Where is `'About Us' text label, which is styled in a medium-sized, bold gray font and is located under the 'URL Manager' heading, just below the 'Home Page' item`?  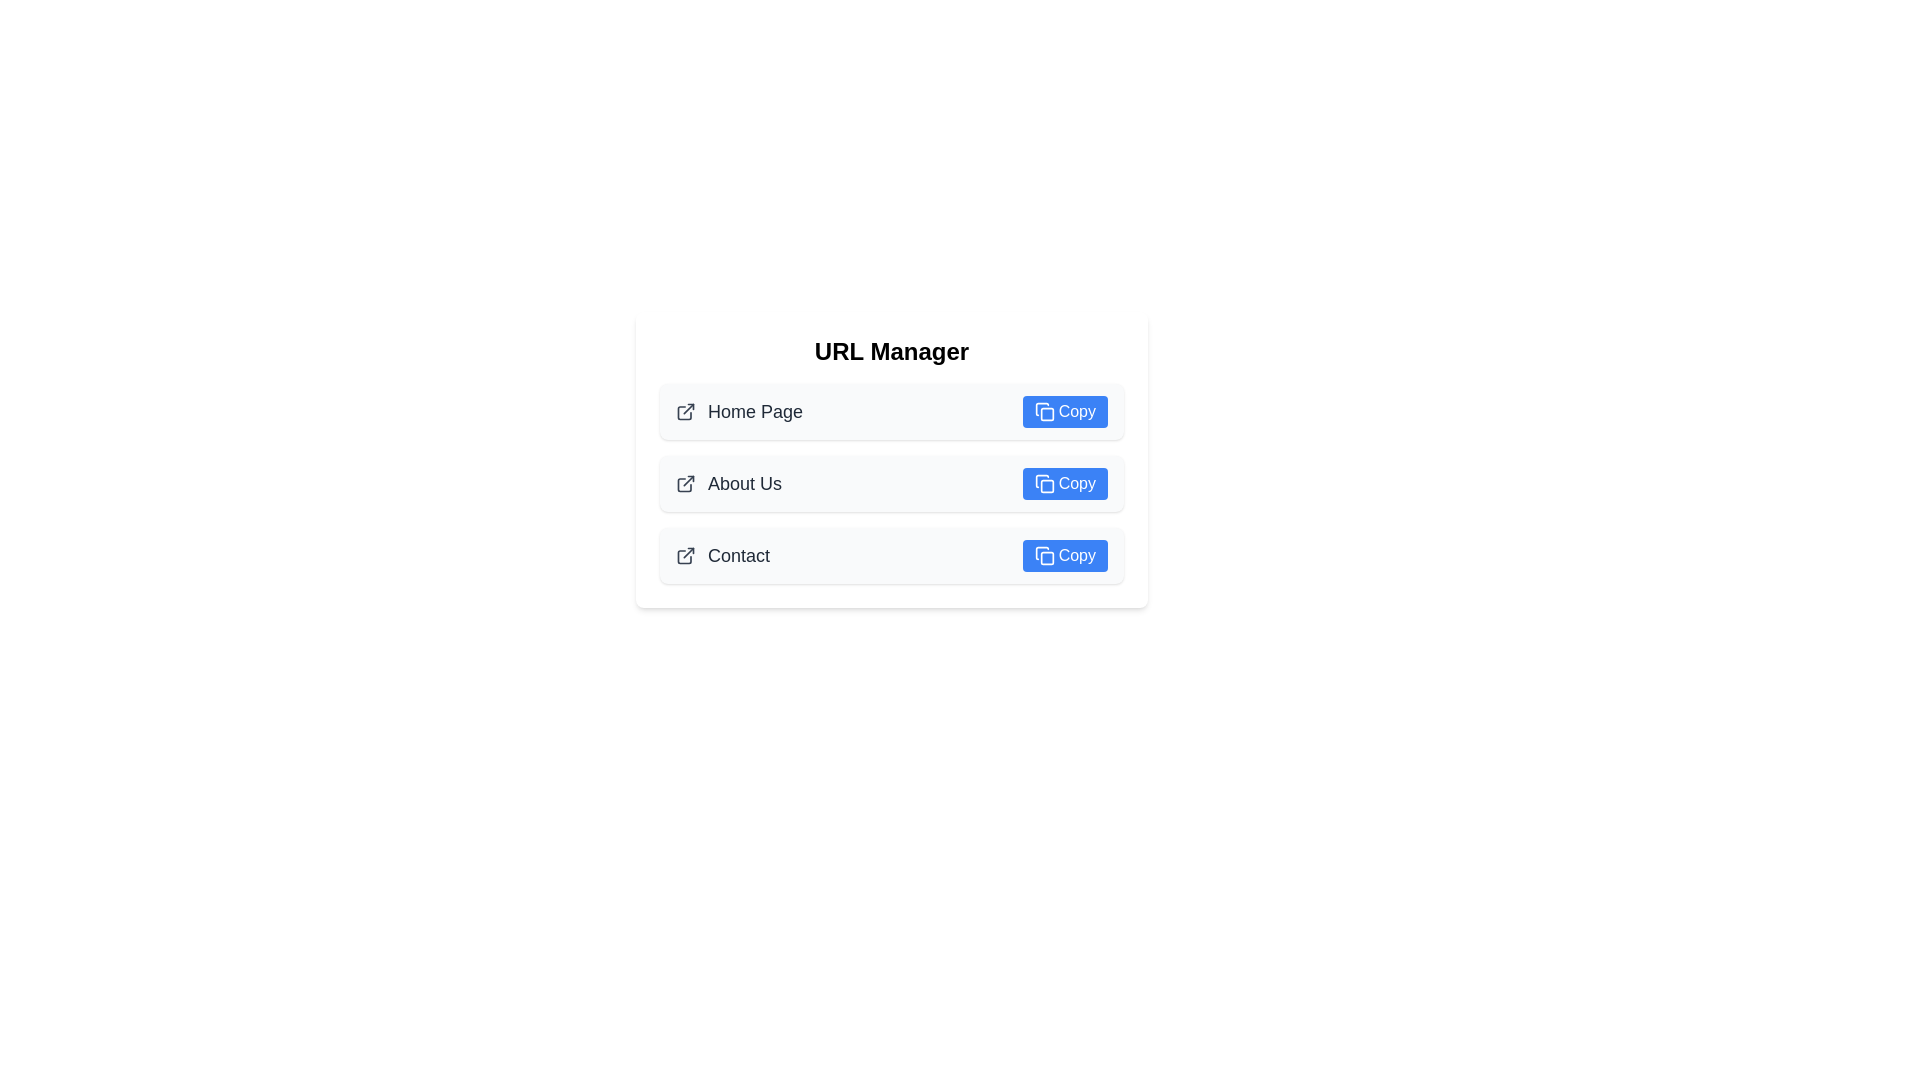 'About Us' text label, which is styled in a medium-sized, bold gray font and is located under the 'URL Manager' heading, just below the 'Home Page' item is located at coordinates (728, 483).